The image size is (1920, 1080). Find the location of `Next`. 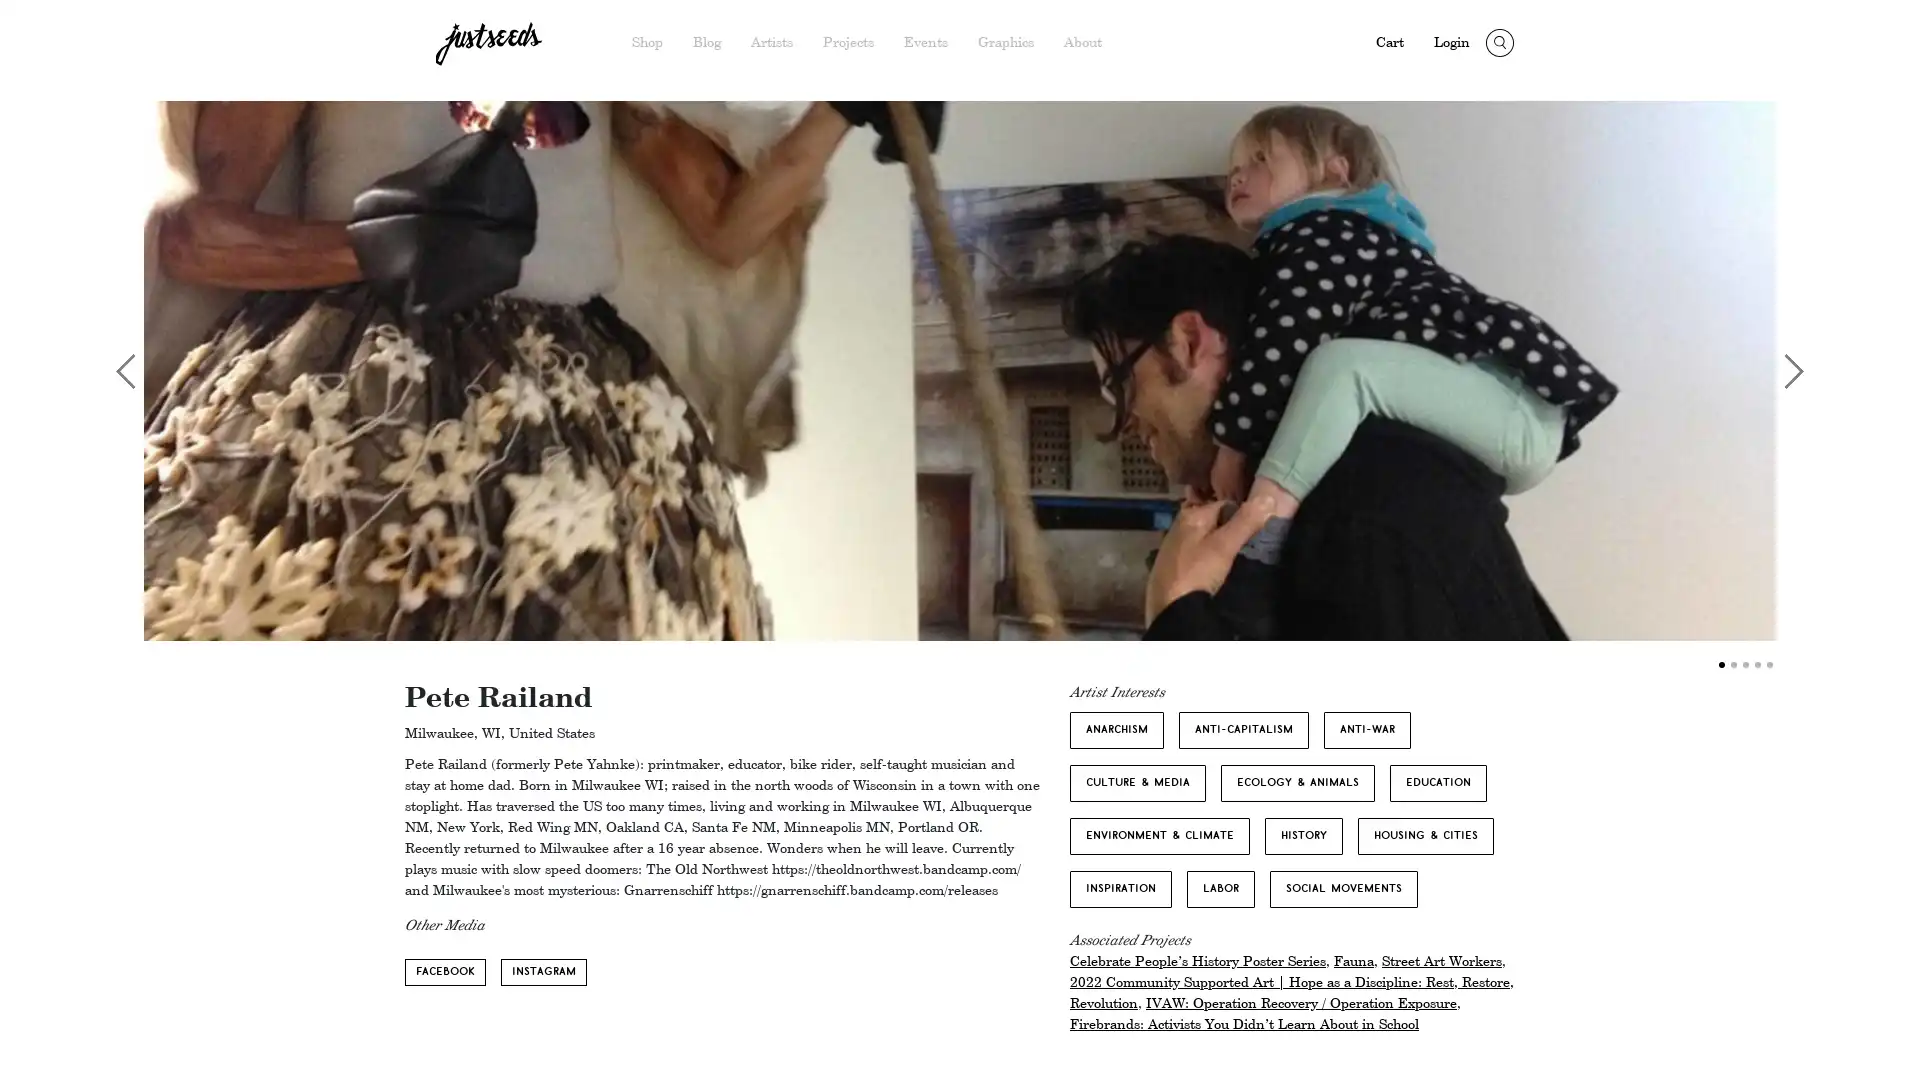

Next is located at coordinates (1786, 370).